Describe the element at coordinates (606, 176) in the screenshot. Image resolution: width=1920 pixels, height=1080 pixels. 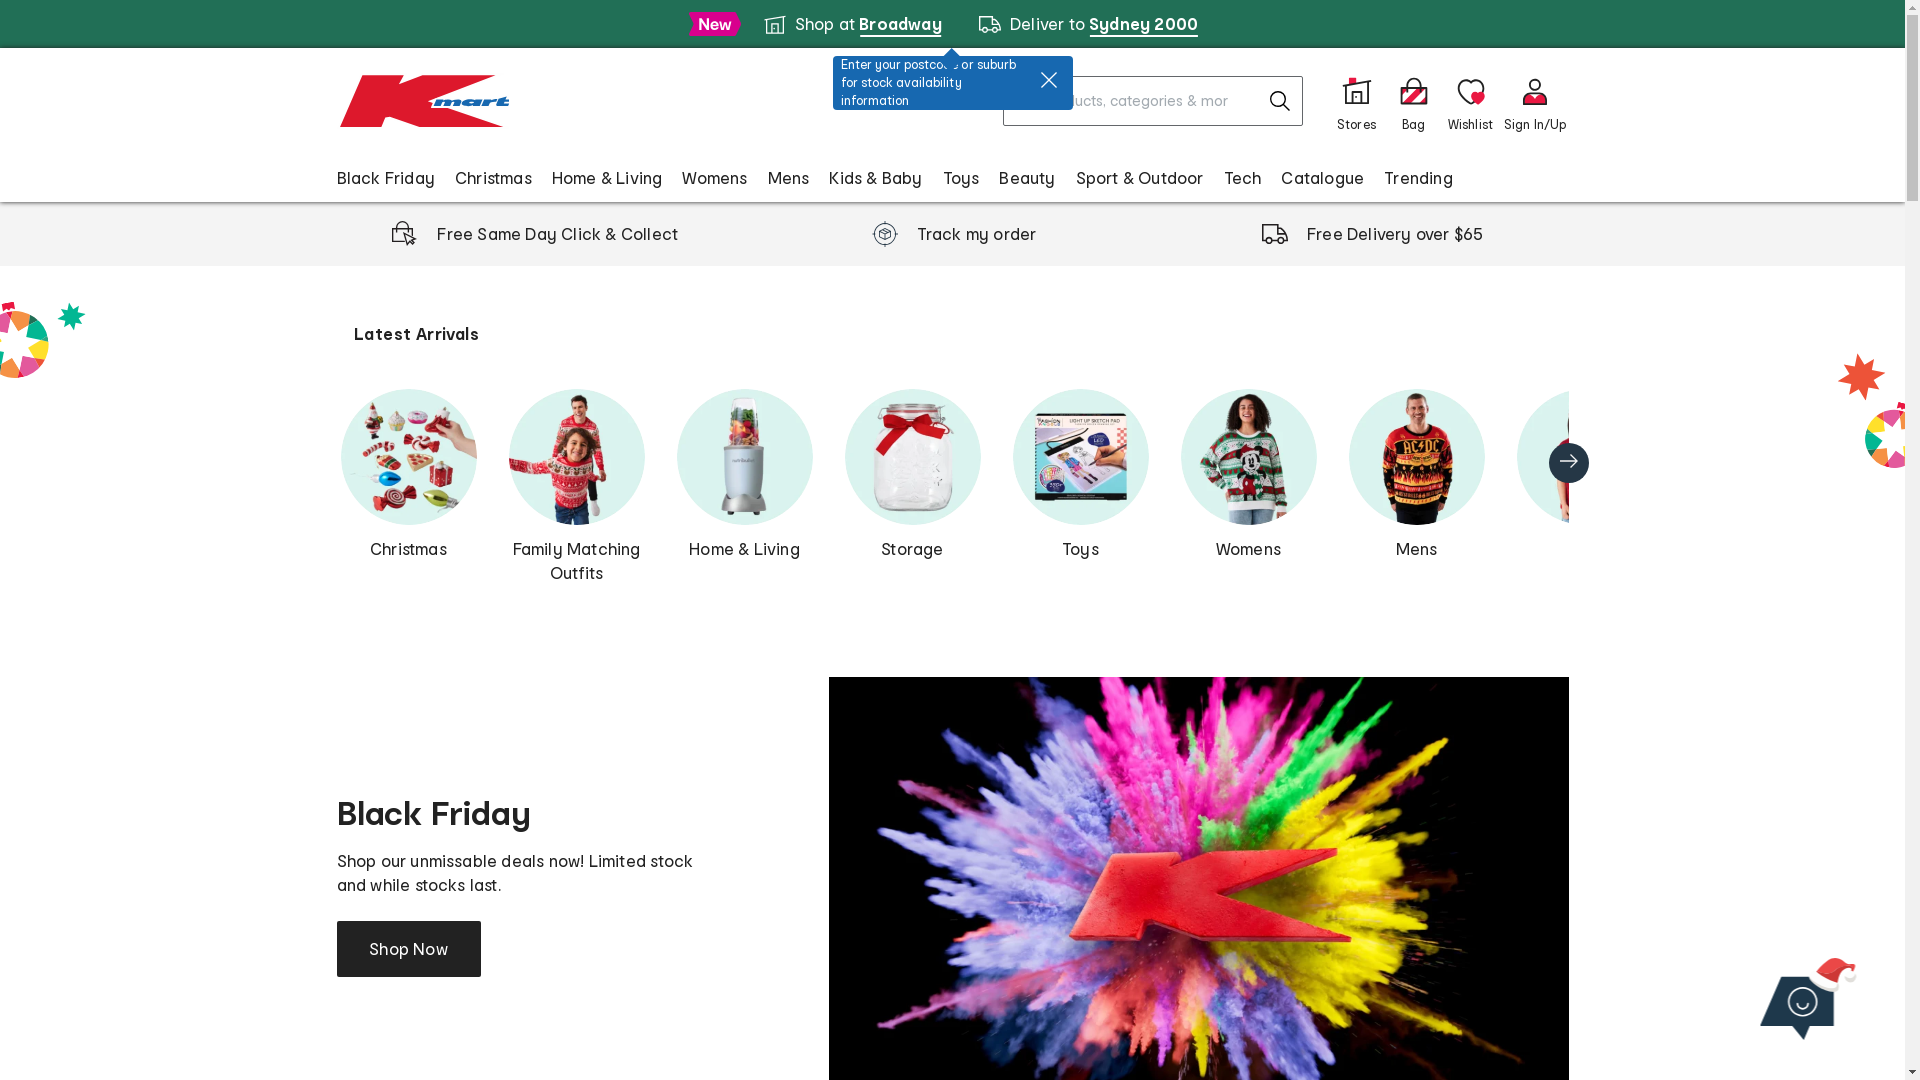
I see `'Home & Living'` at that location.